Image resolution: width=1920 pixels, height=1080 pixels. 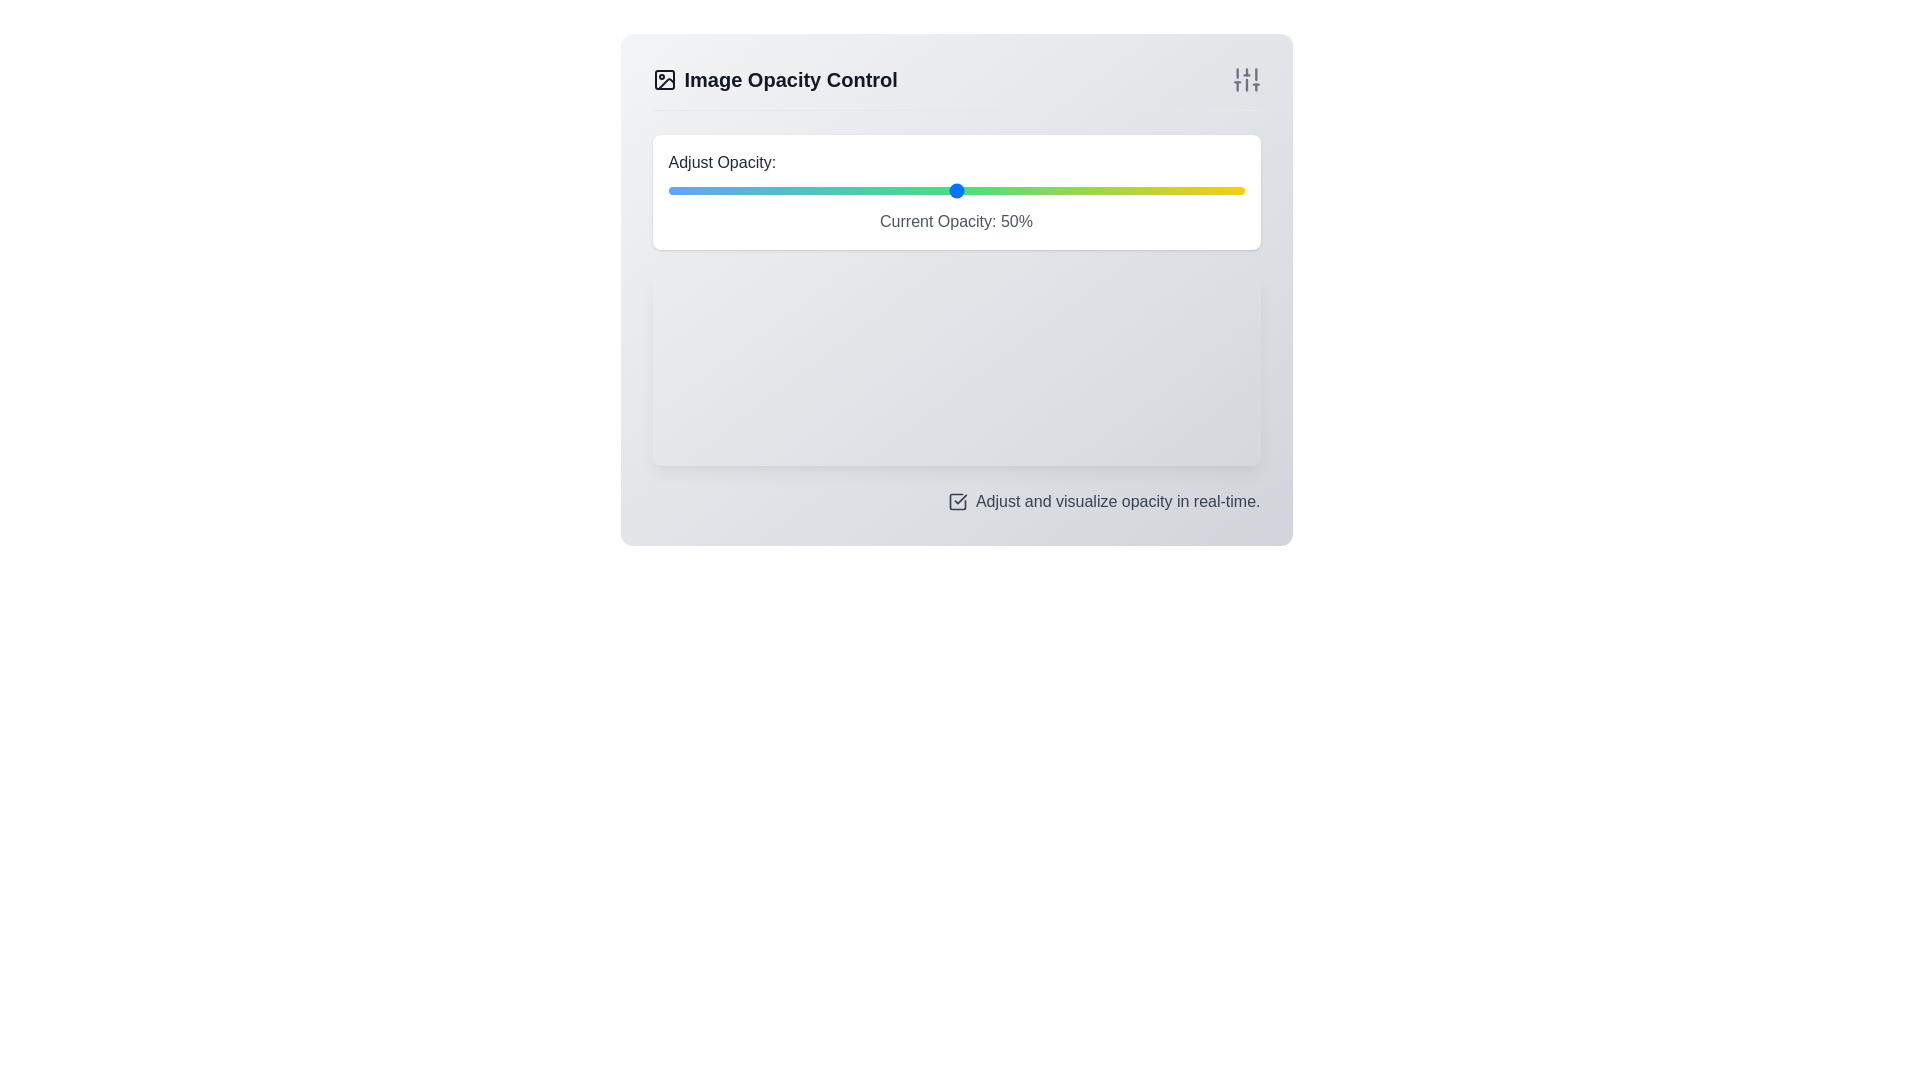 I want to click on the opacity value, so click(x=1076, y=191).